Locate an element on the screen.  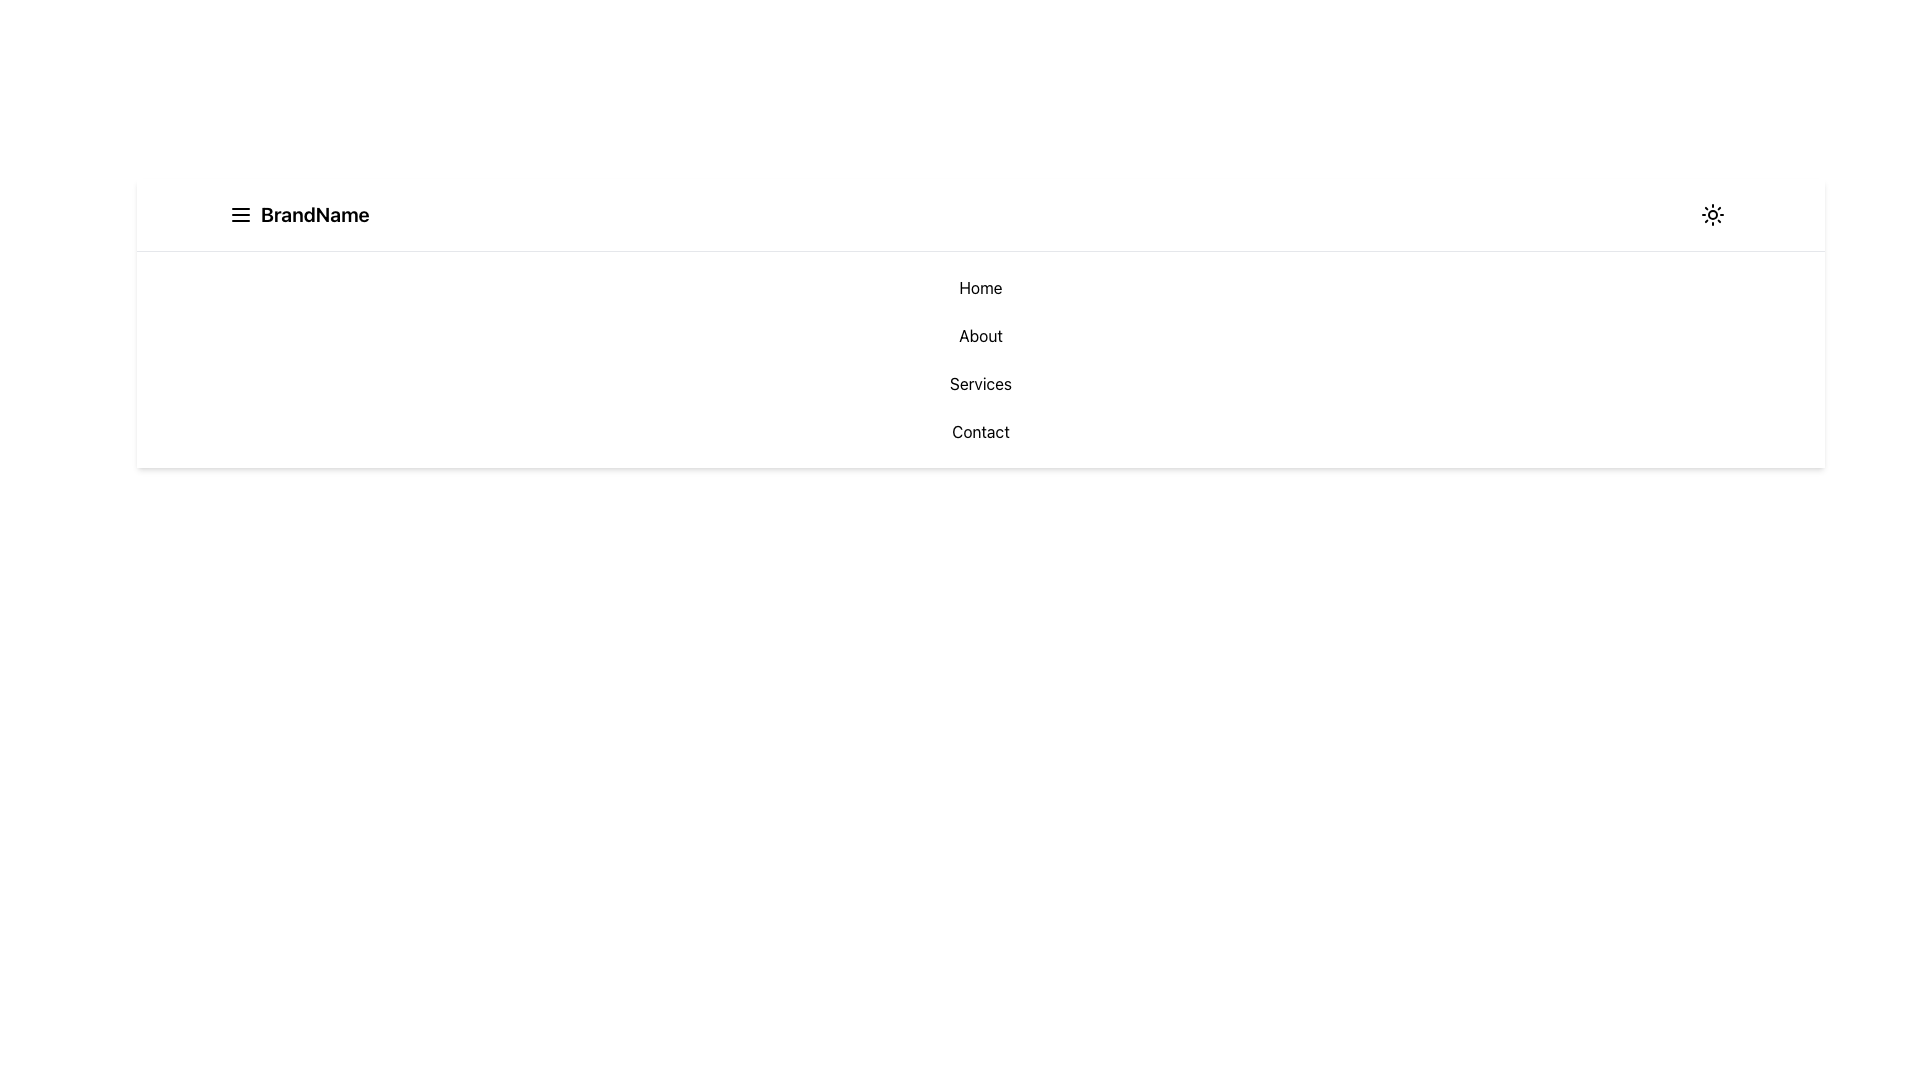
the 'Home' text label link, which is the first item in the vertical list of navigation links is located at coordinates (980, 288).